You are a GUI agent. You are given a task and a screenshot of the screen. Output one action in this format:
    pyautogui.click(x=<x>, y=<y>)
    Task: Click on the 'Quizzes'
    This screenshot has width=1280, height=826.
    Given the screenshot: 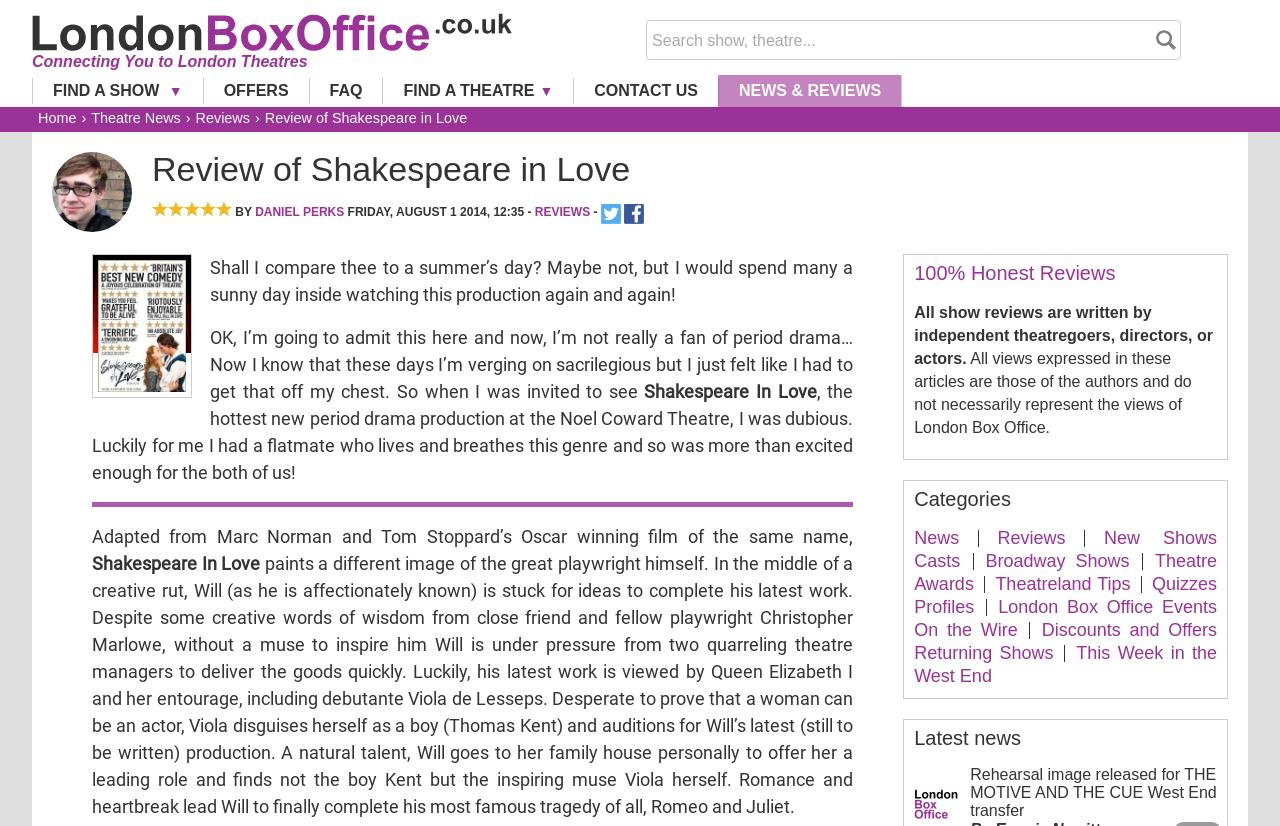 What is the action you would take?
    pyautogui.click(x=1184, y=581)
    